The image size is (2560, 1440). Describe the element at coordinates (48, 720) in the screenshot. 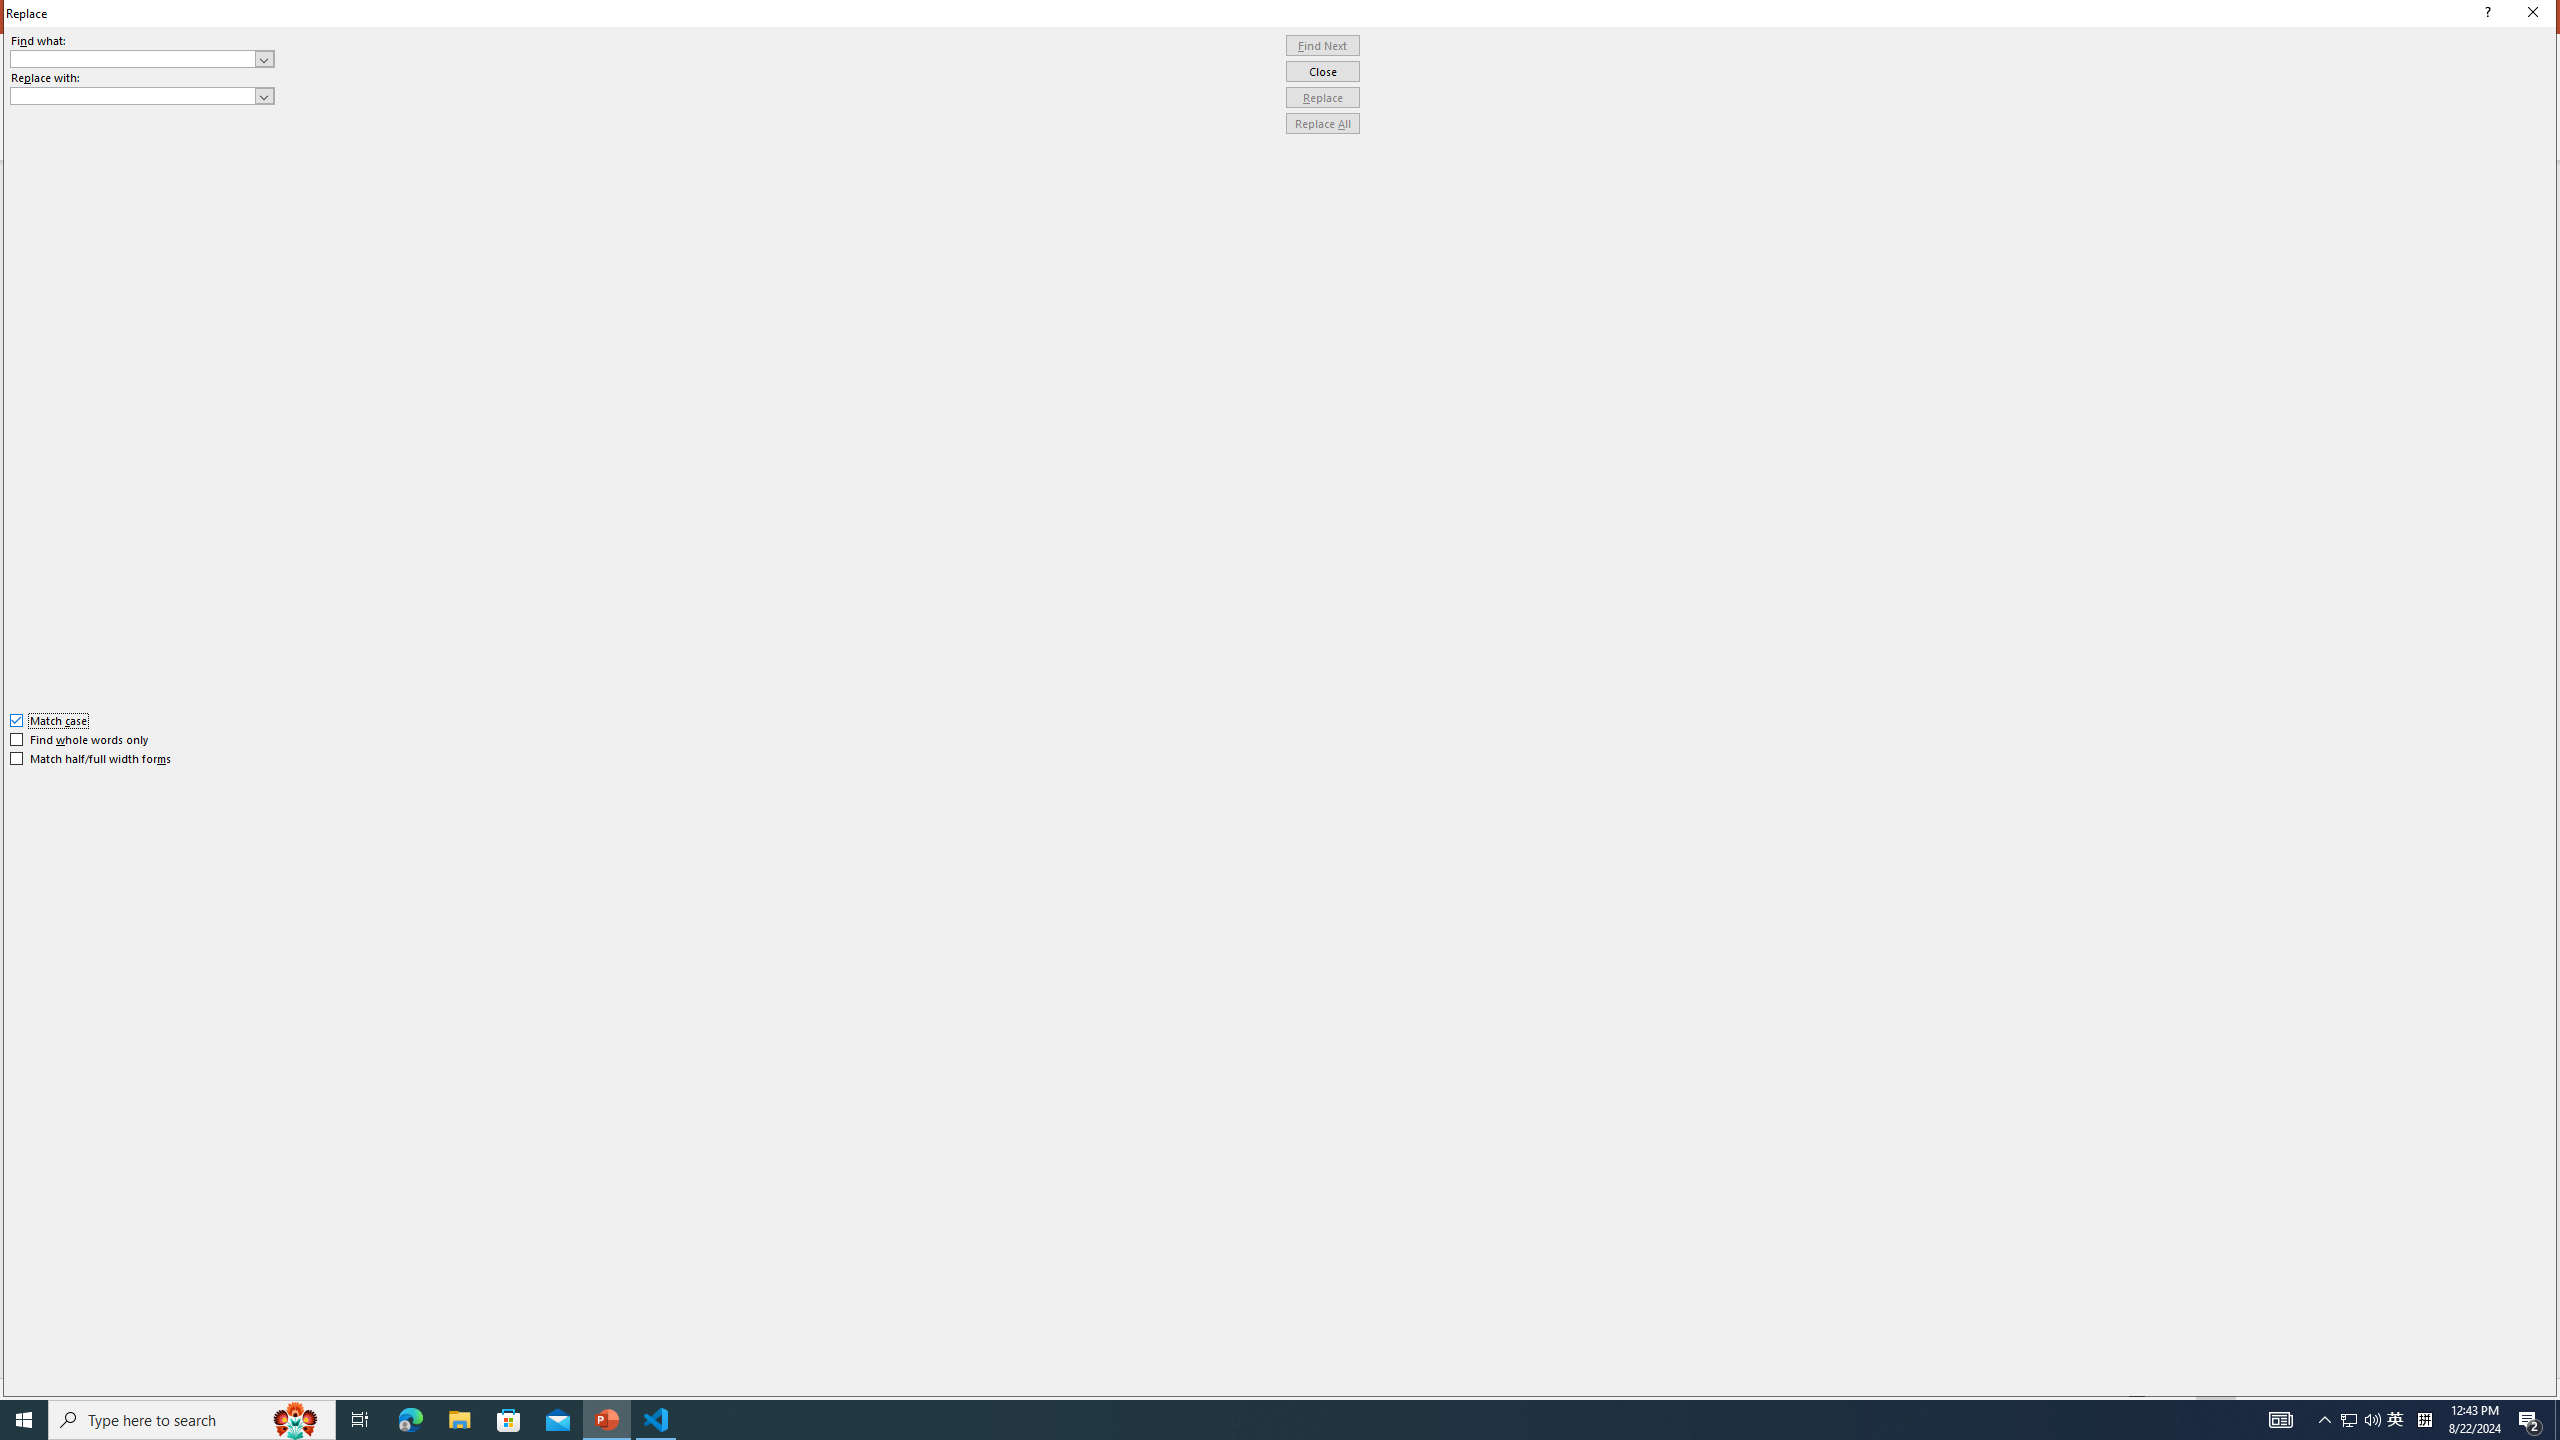

I see `'Match case'` at that location.